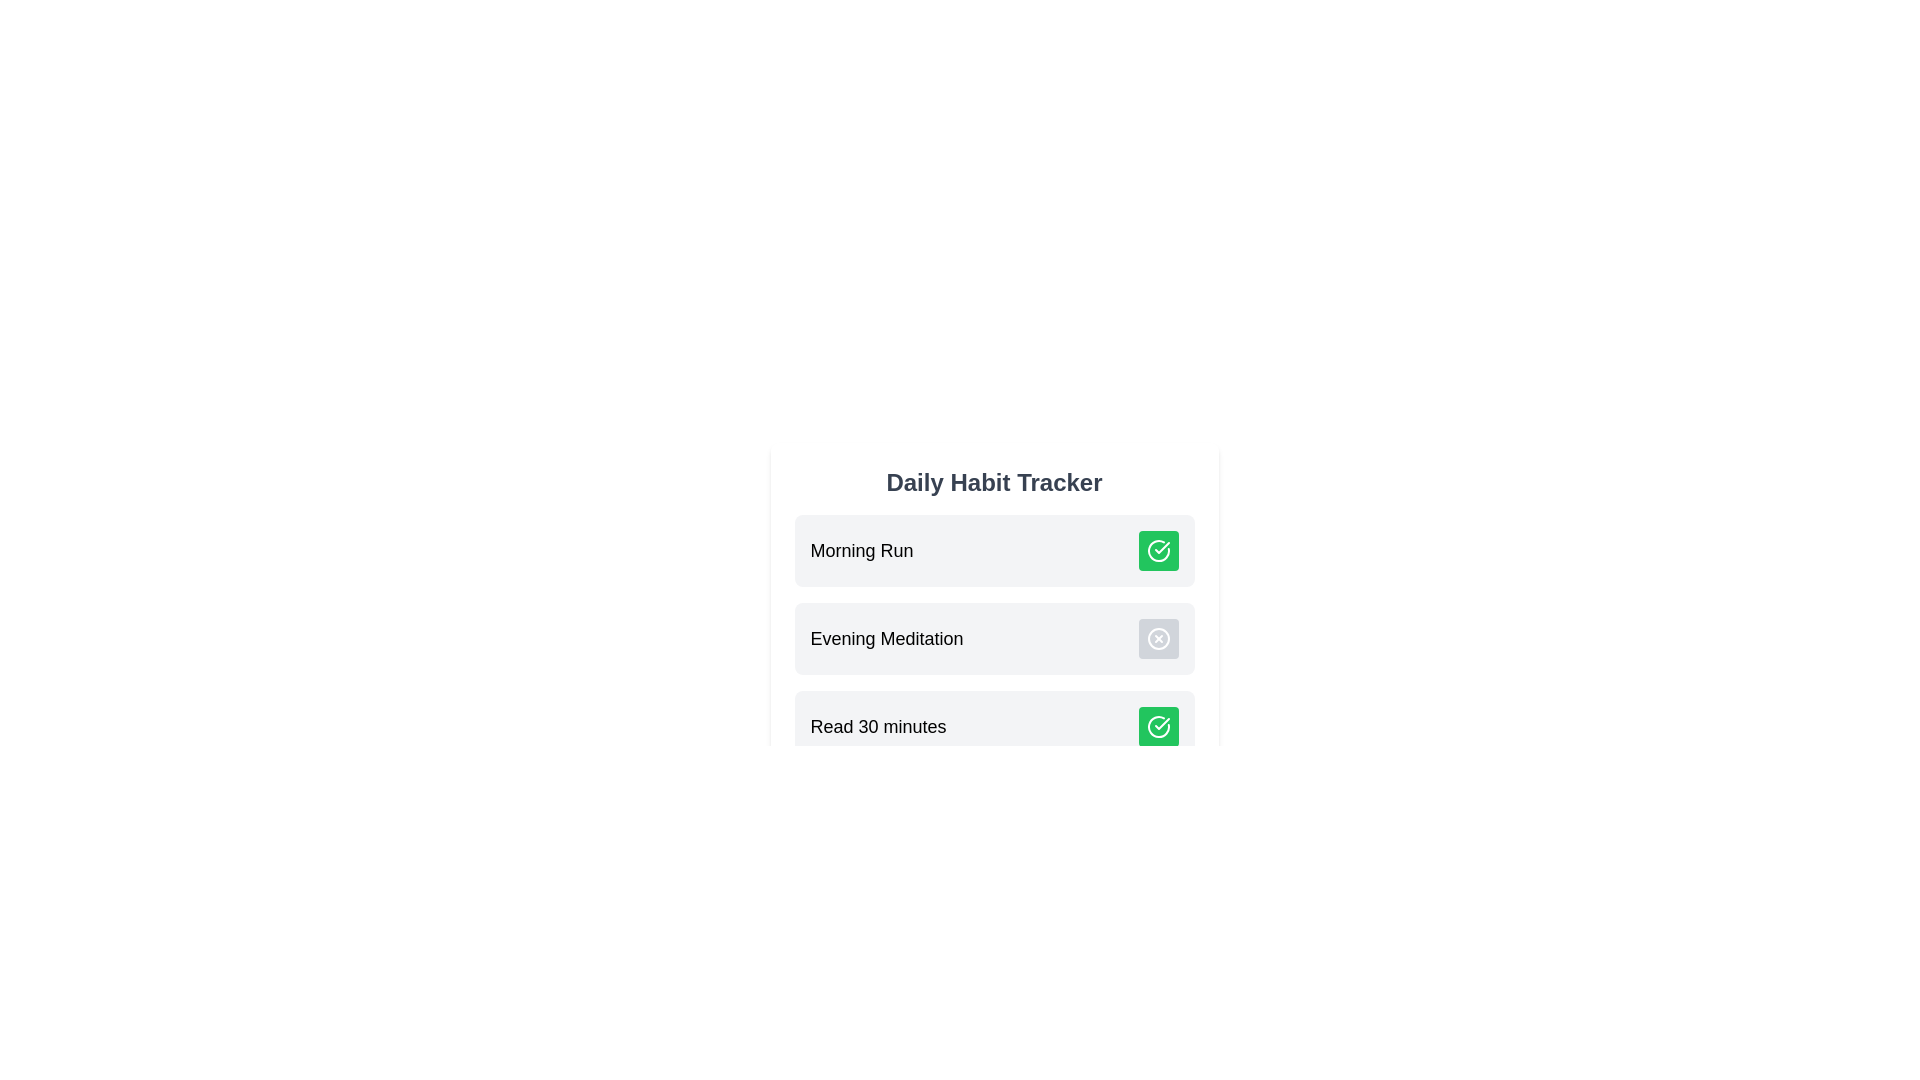 The height and width of the screenshot is (1080, 1920). Describe the element at coordinates (1161, 547) in the screenshot. I see `the appearance of the checkmark icon within the hollow circle, located at the center of the third row in the 'Daily Habit Tracker' interface` at that location.